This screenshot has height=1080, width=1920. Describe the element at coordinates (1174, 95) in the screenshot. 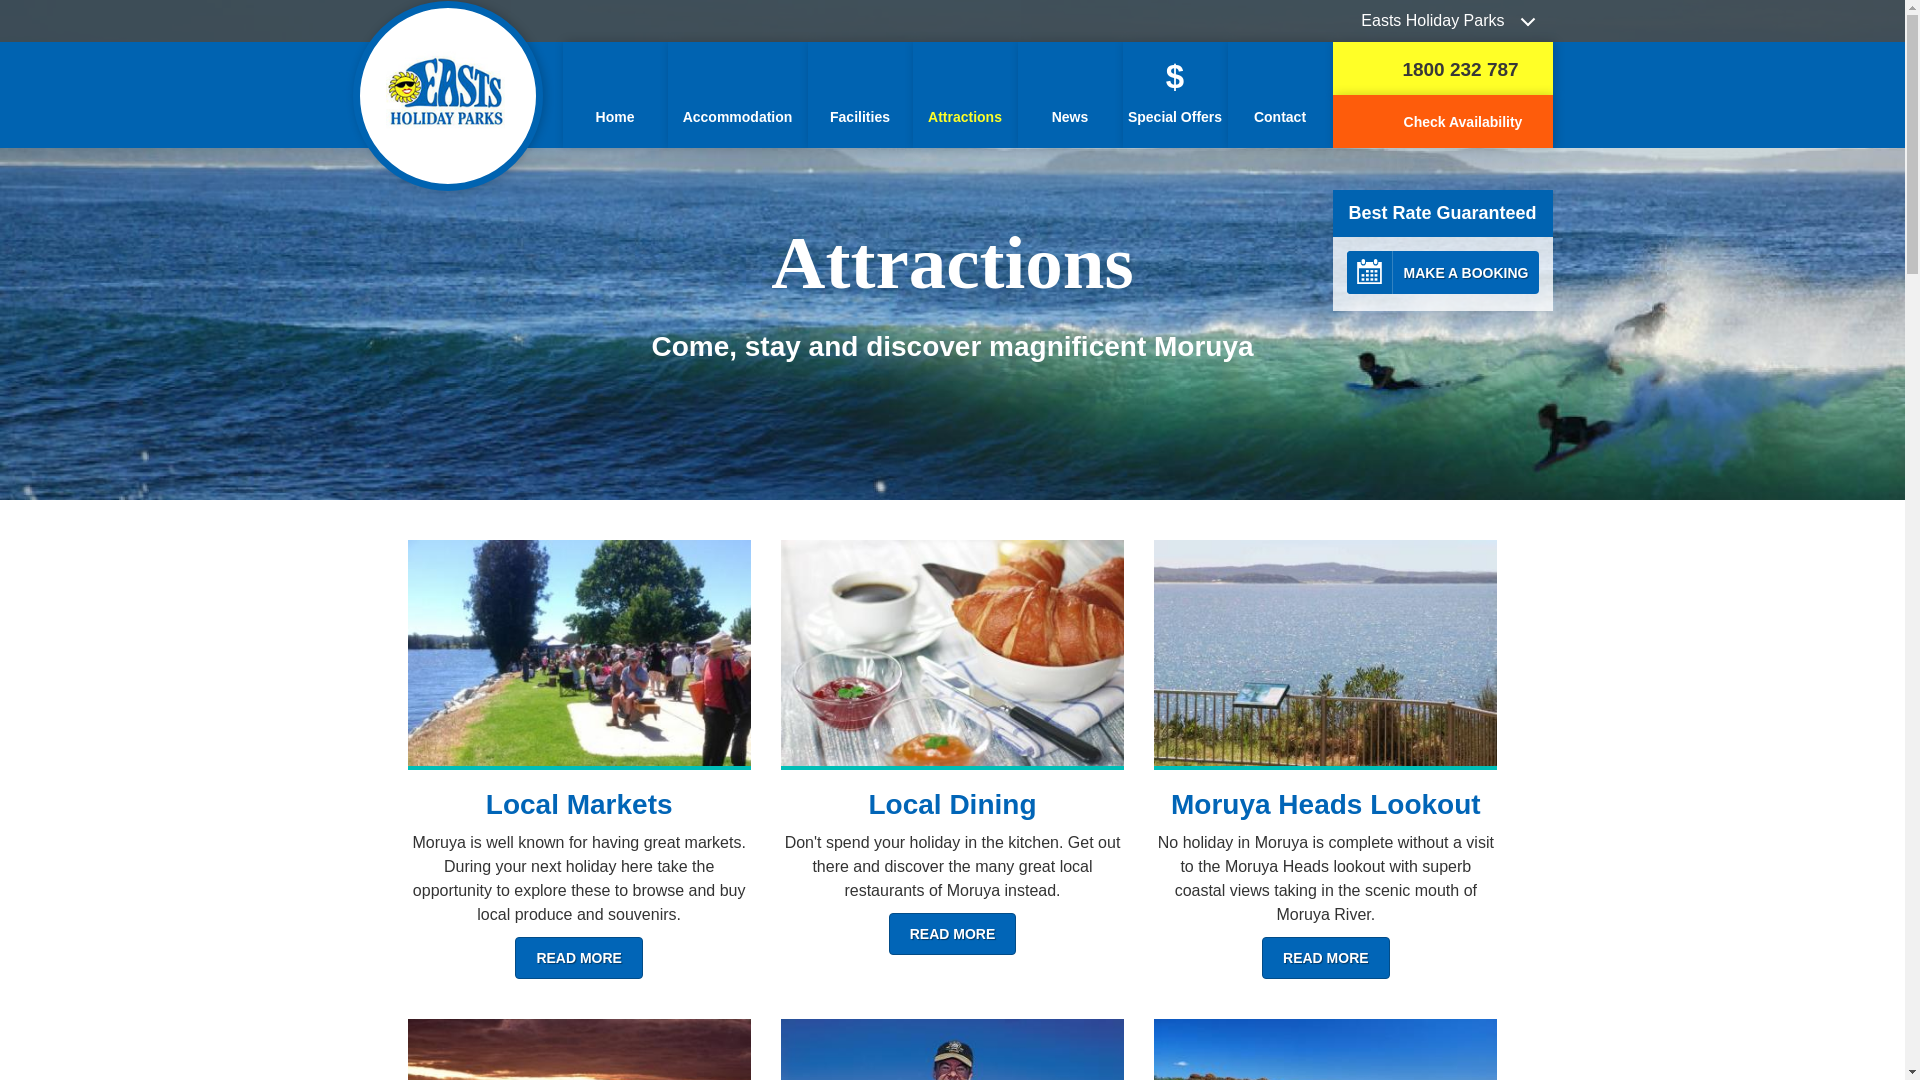

I see `'$` at that location.